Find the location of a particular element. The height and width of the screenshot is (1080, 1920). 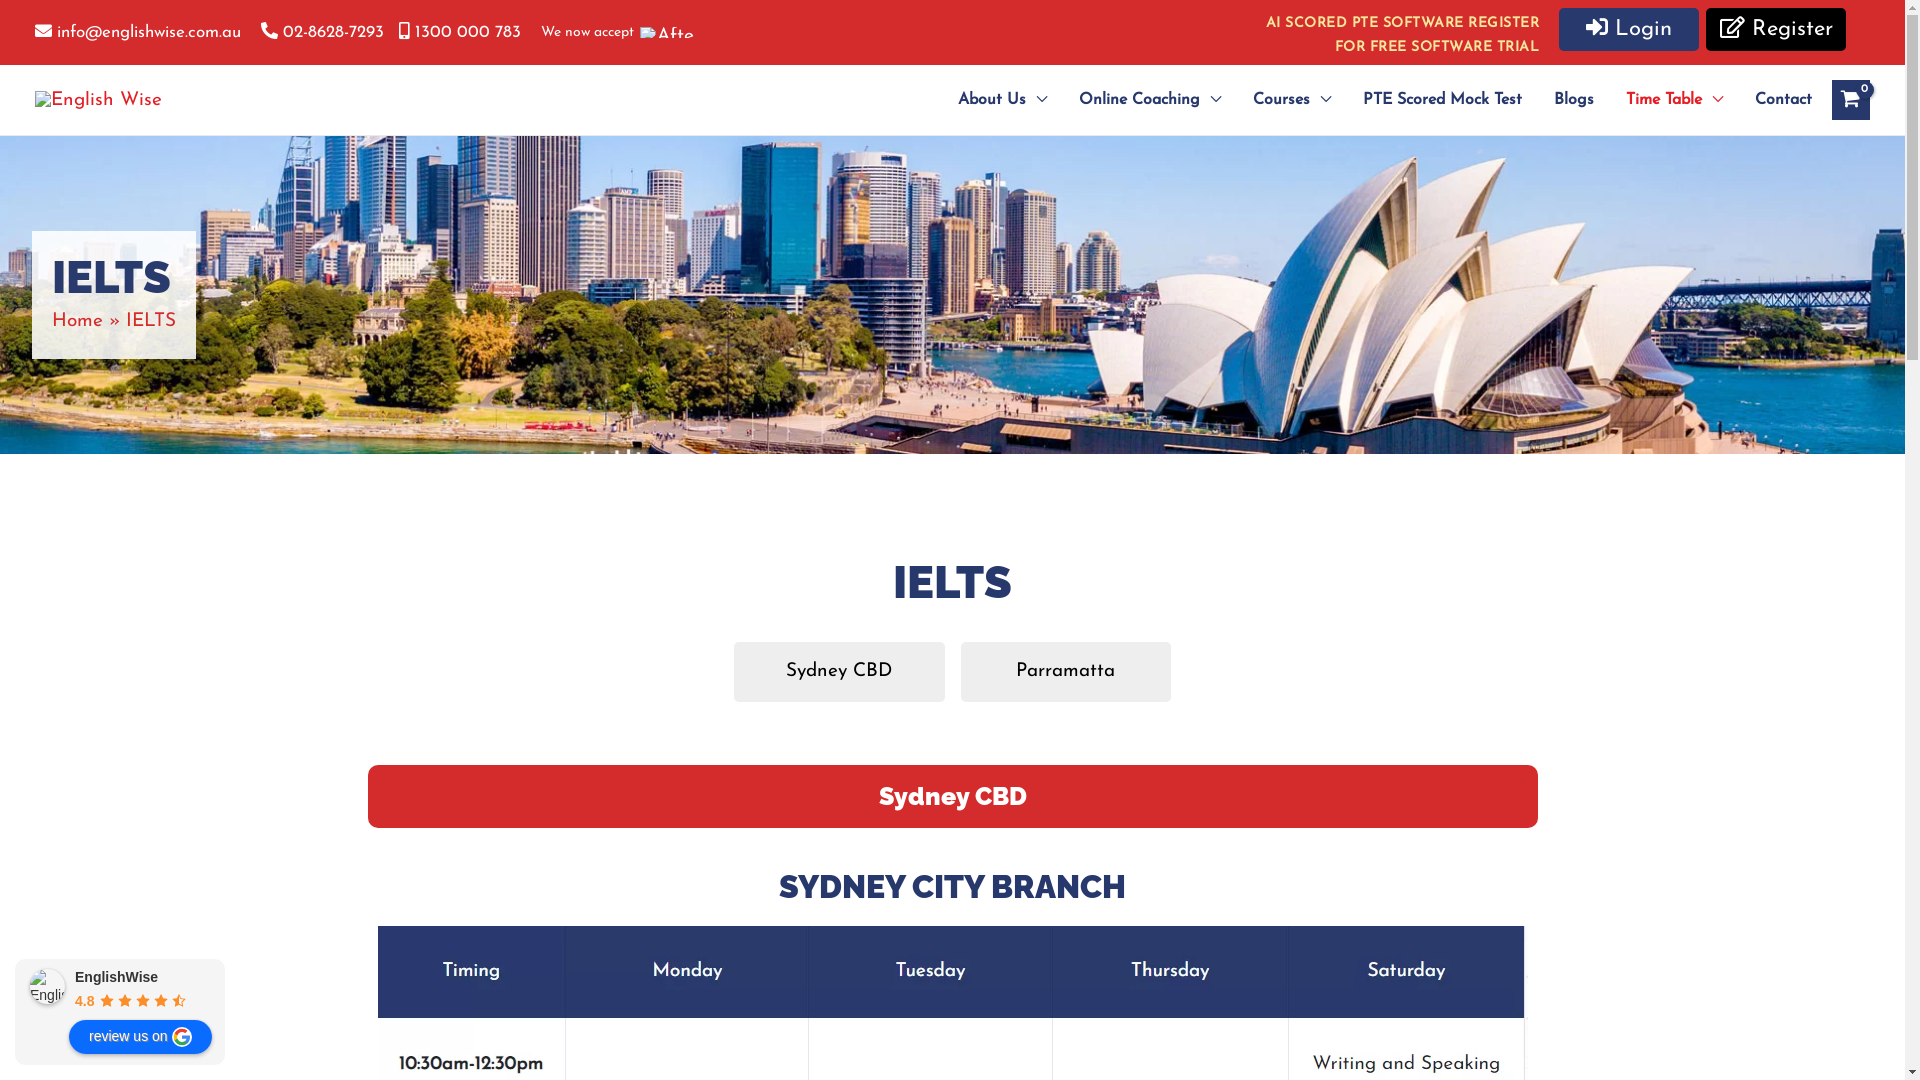

'review us on' is located at coordinates (139, 1036).